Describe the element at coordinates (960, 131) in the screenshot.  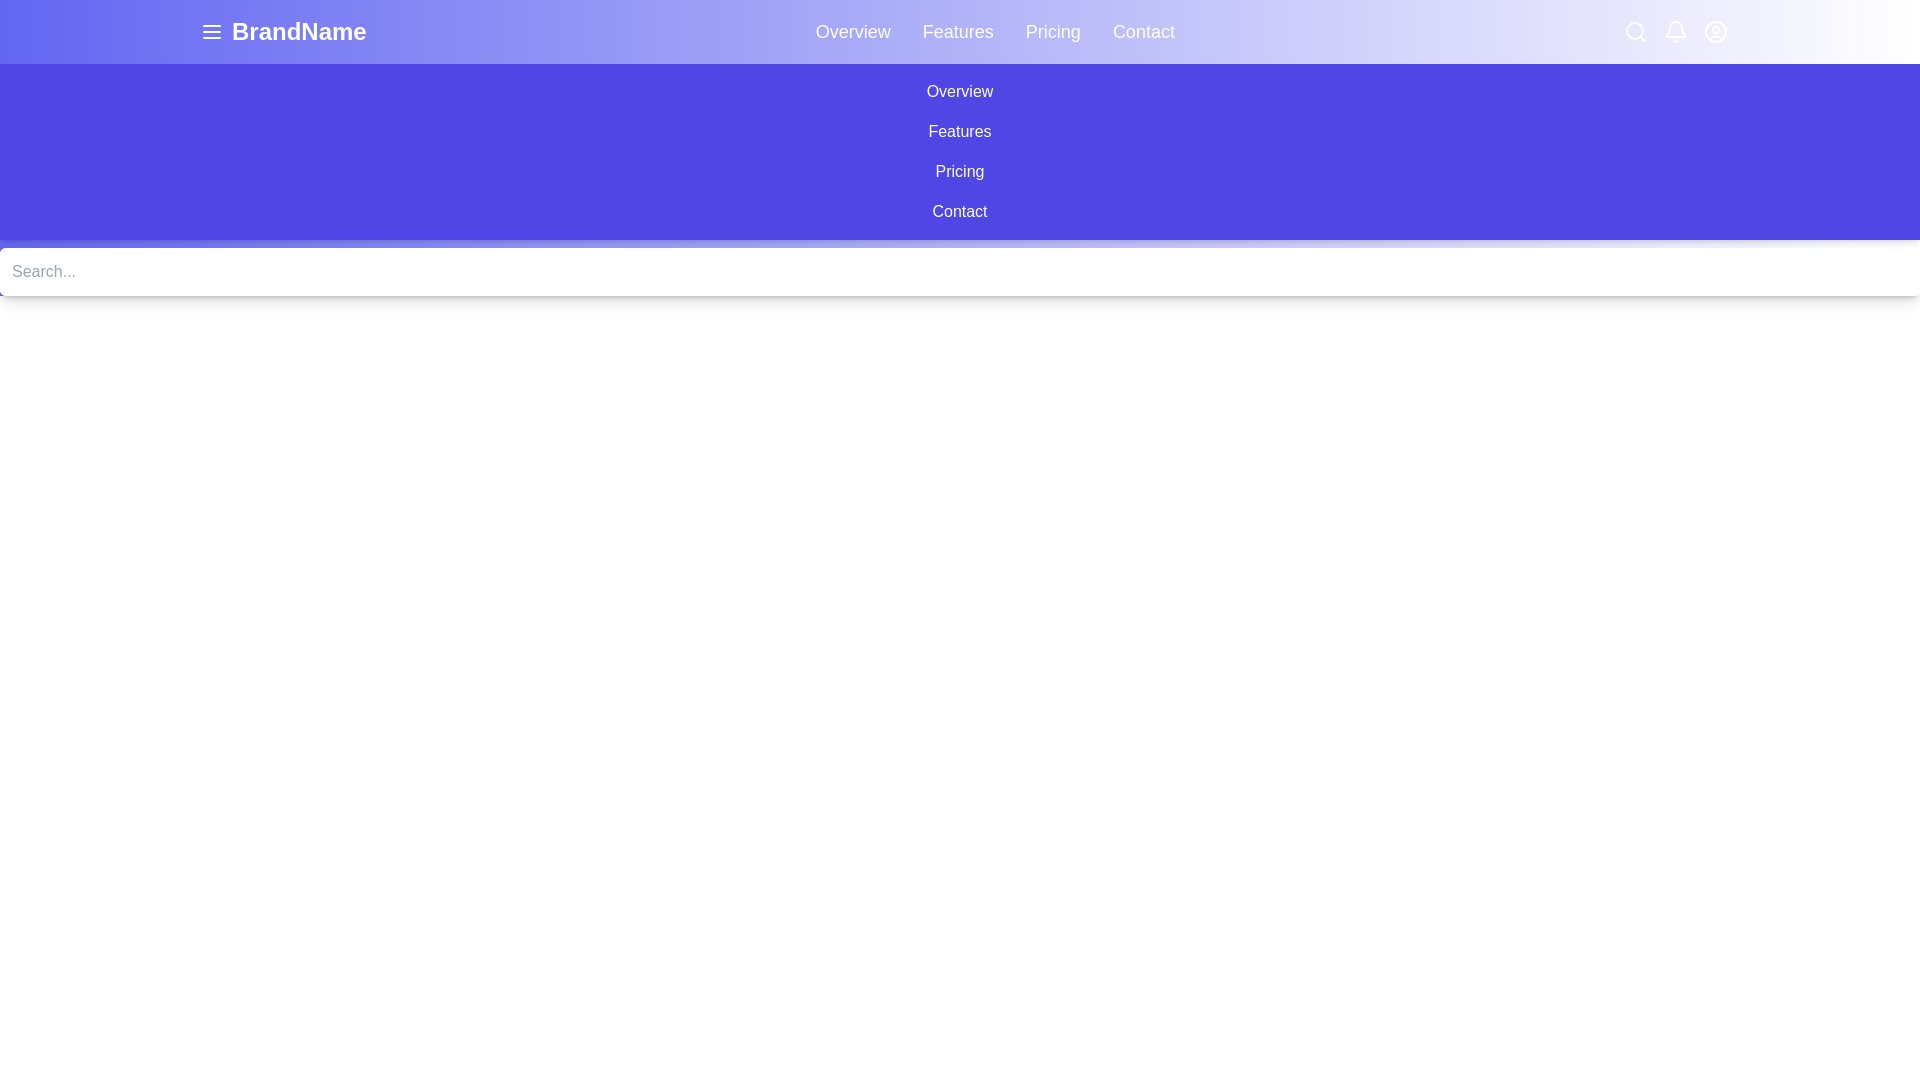
I see `the 'Features' button, which is a text label styled with a rounded rectangle shape` at that location.